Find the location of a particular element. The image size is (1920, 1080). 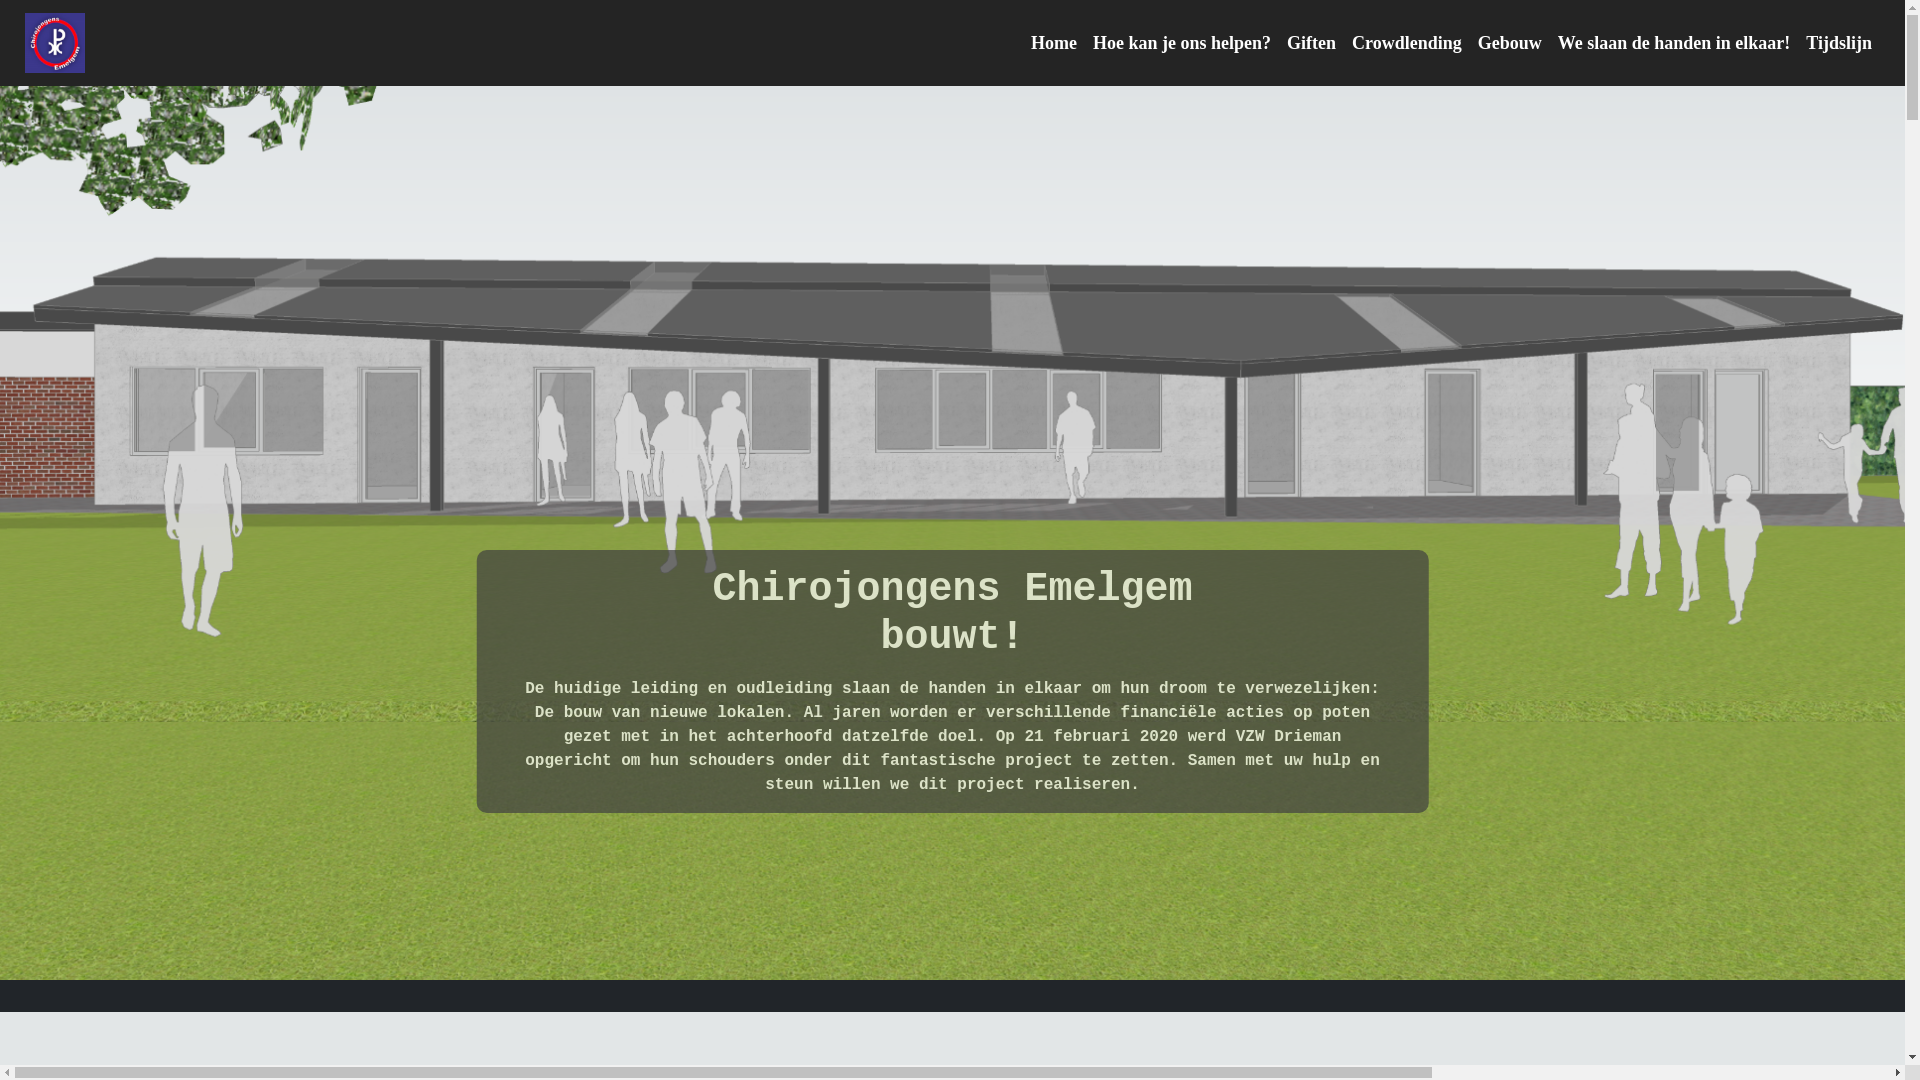

'We slaan de handen in elkaar!' is located at coordinates (1674, 43).